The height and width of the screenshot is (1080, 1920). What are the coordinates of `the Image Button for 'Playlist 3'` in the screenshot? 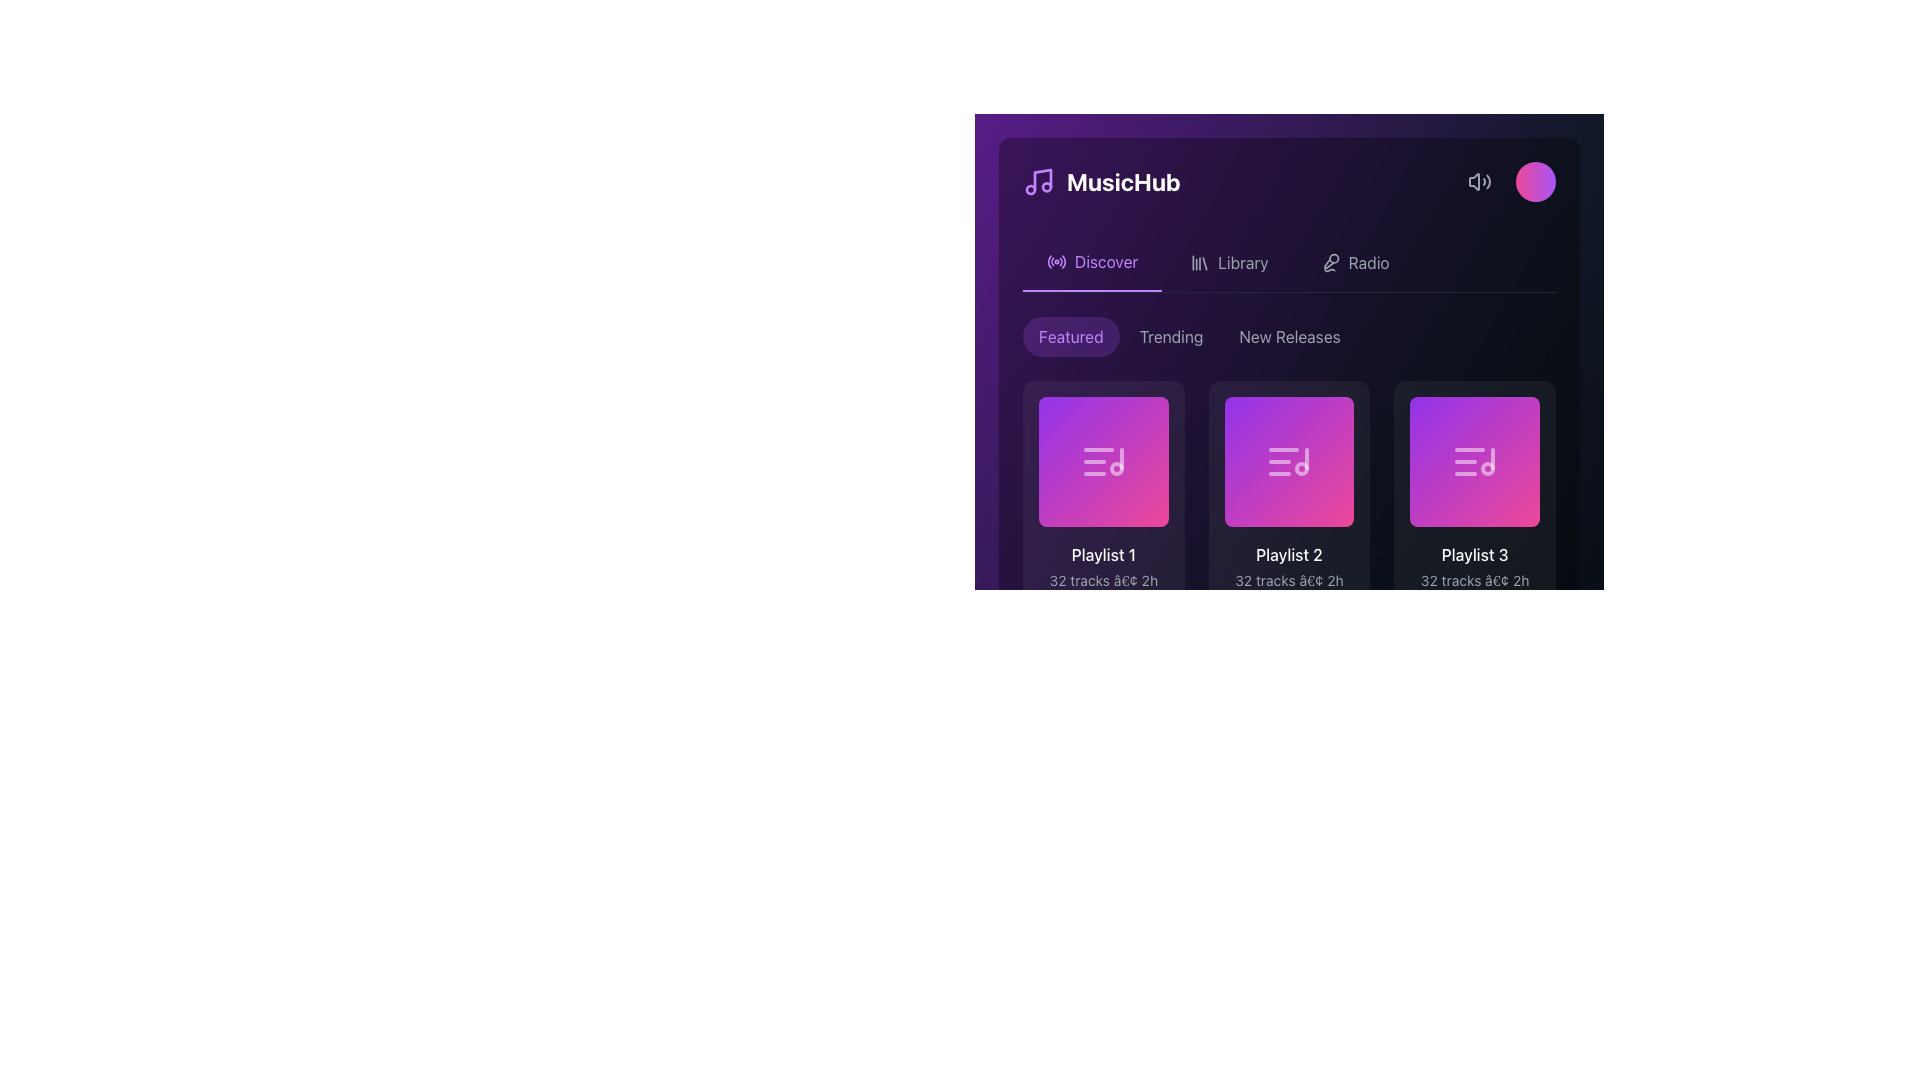 It's located at (1475, 461).